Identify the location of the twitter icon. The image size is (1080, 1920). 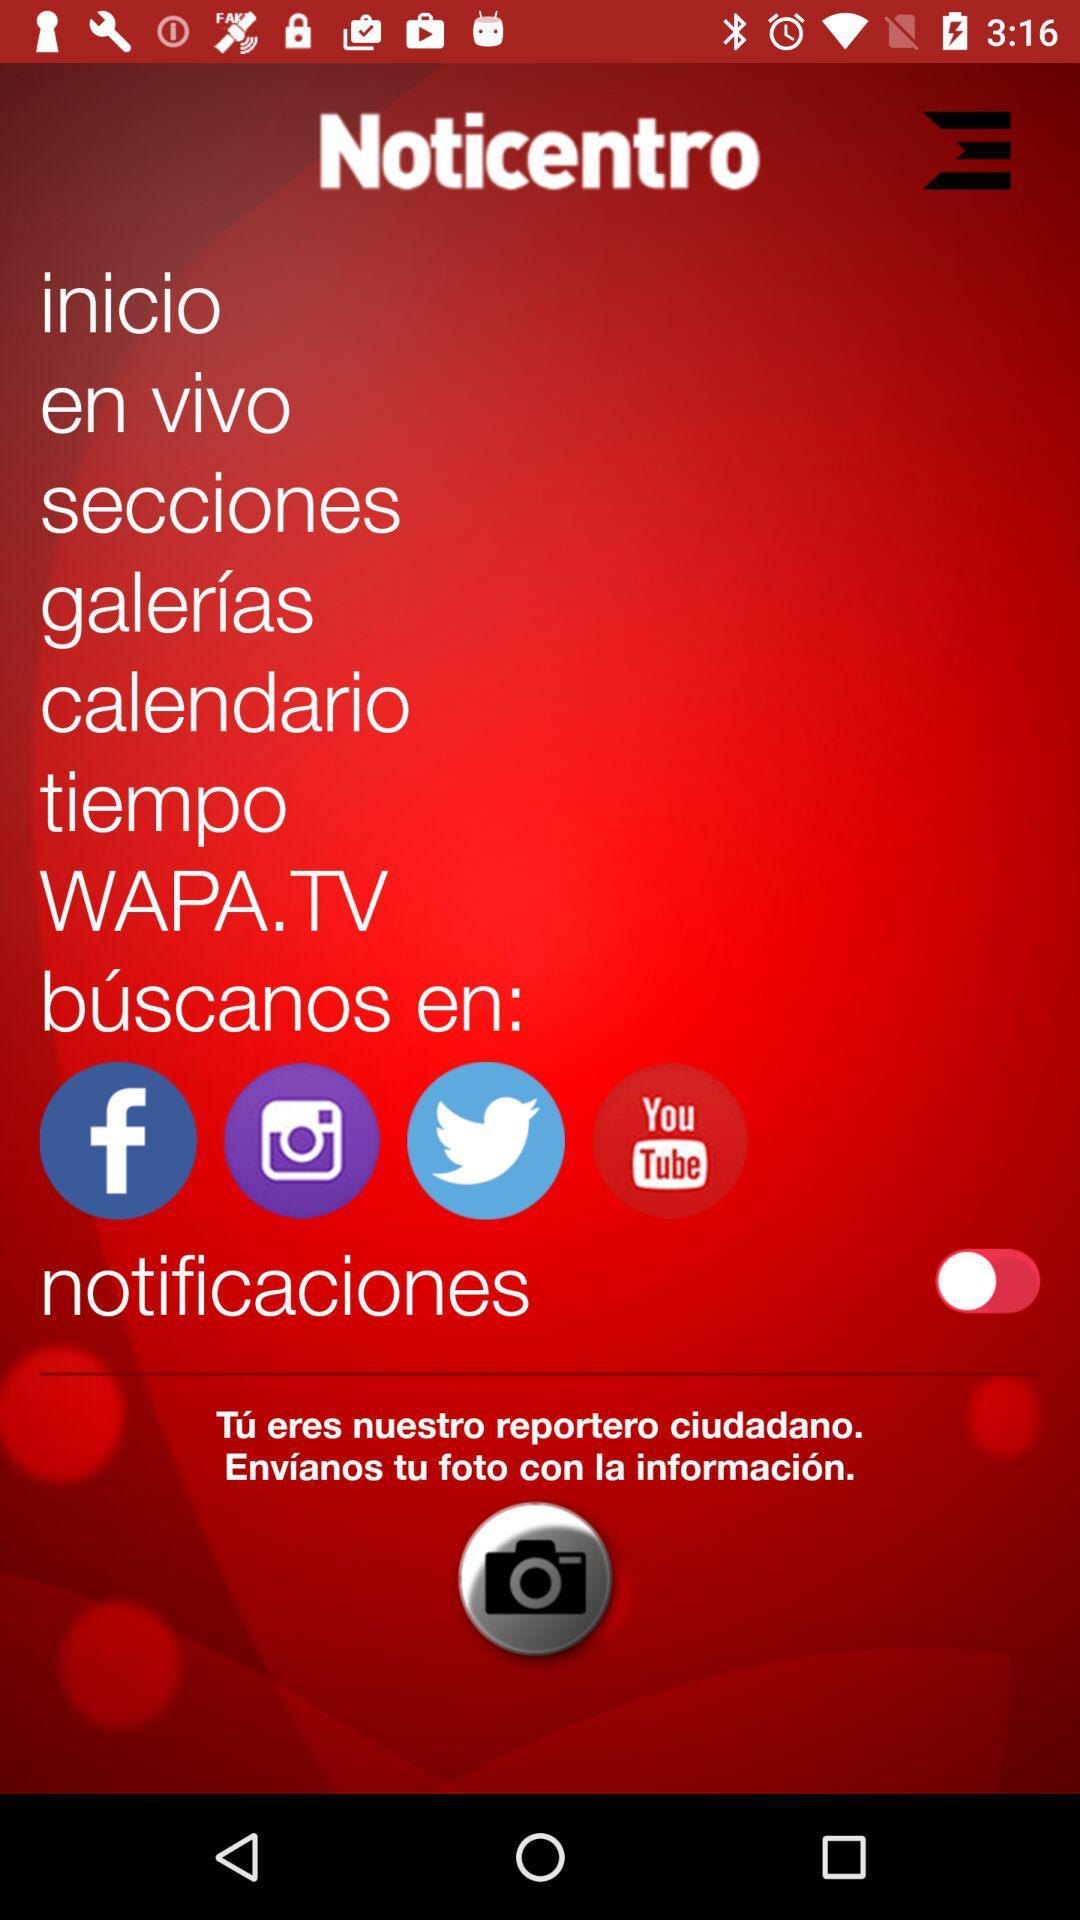
(486, 1140).